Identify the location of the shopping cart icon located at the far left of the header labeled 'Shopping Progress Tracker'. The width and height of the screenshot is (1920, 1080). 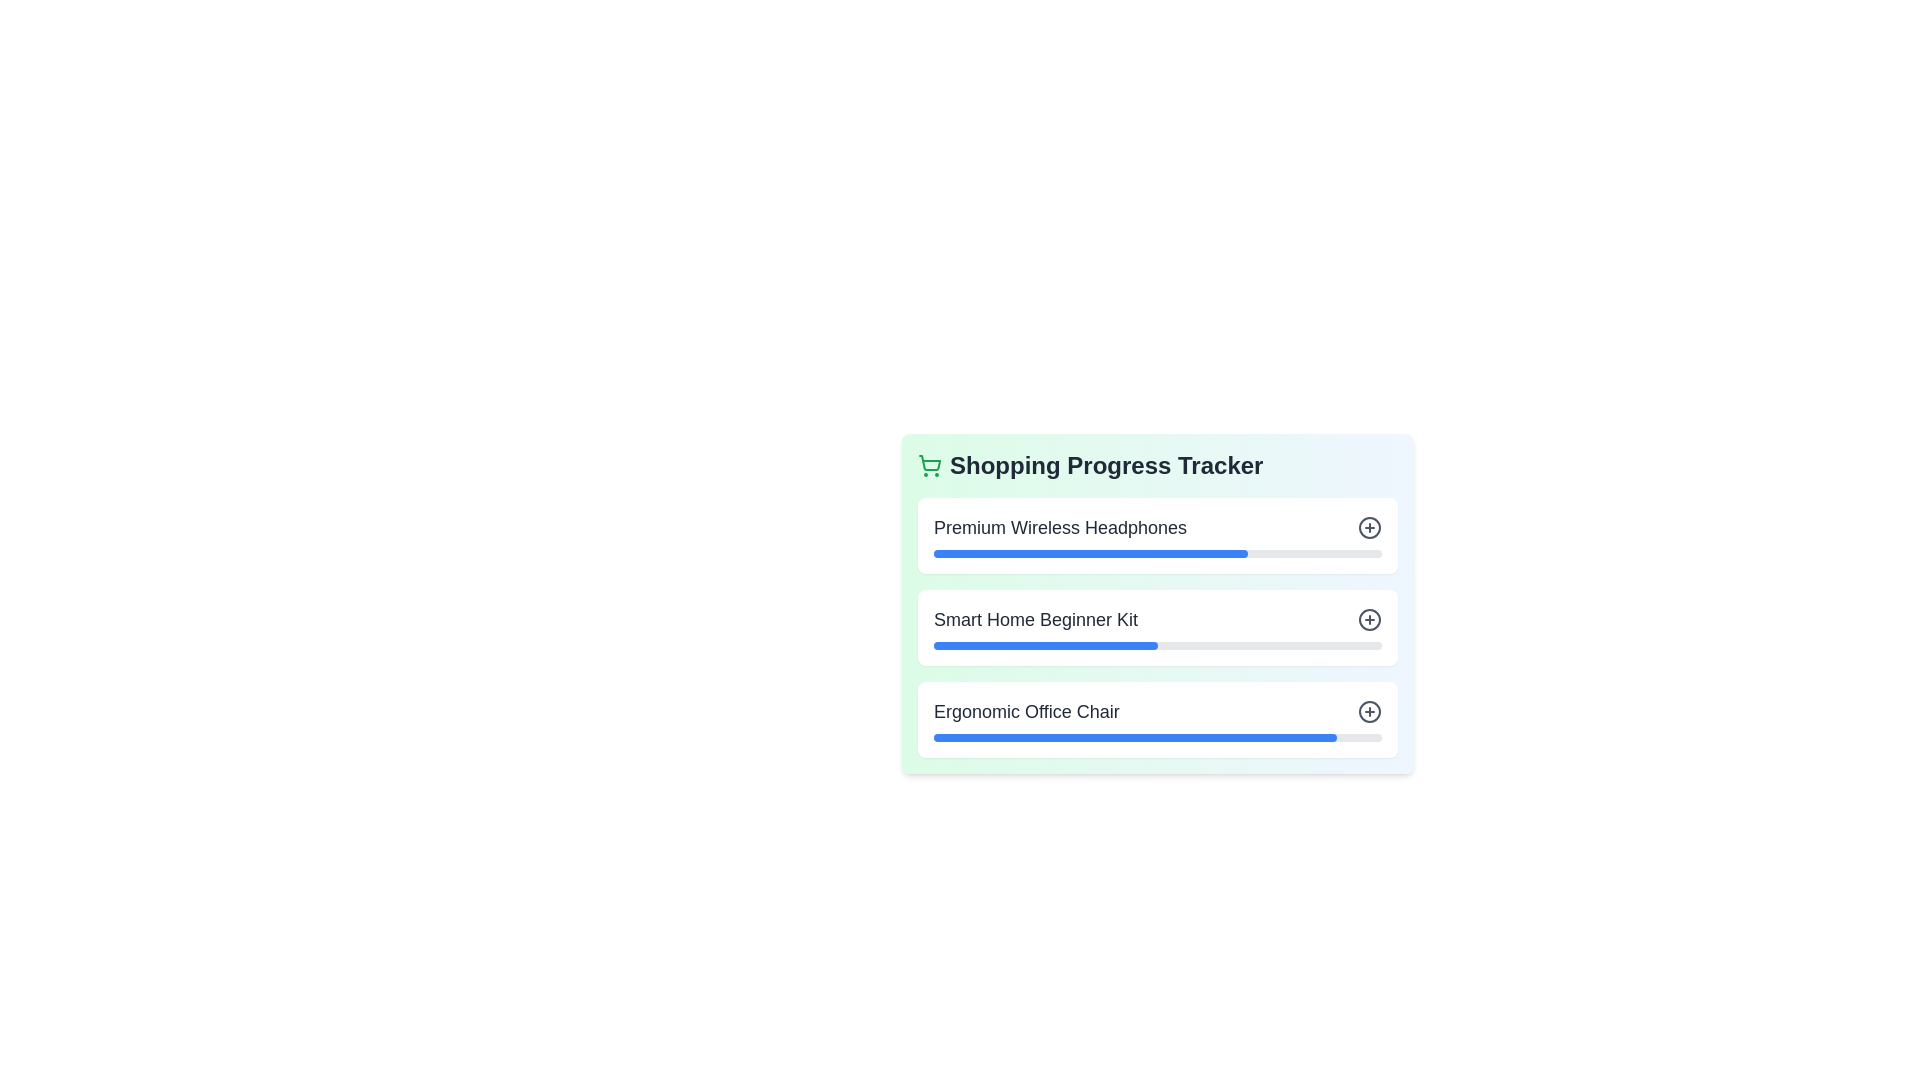
(929, 466).